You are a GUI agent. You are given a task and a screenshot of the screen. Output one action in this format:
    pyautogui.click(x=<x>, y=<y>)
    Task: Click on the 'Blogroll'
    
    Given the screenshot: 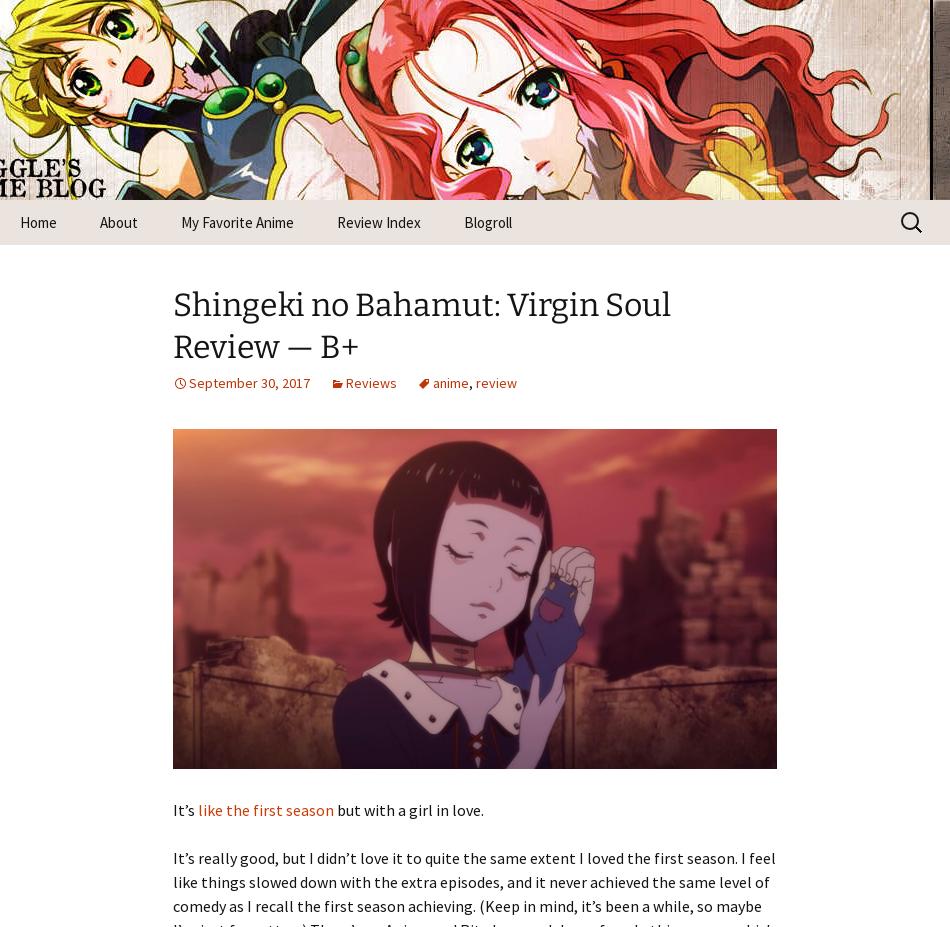 What is the action you would take?
    pyautogui.click(x=488, y=222)
    